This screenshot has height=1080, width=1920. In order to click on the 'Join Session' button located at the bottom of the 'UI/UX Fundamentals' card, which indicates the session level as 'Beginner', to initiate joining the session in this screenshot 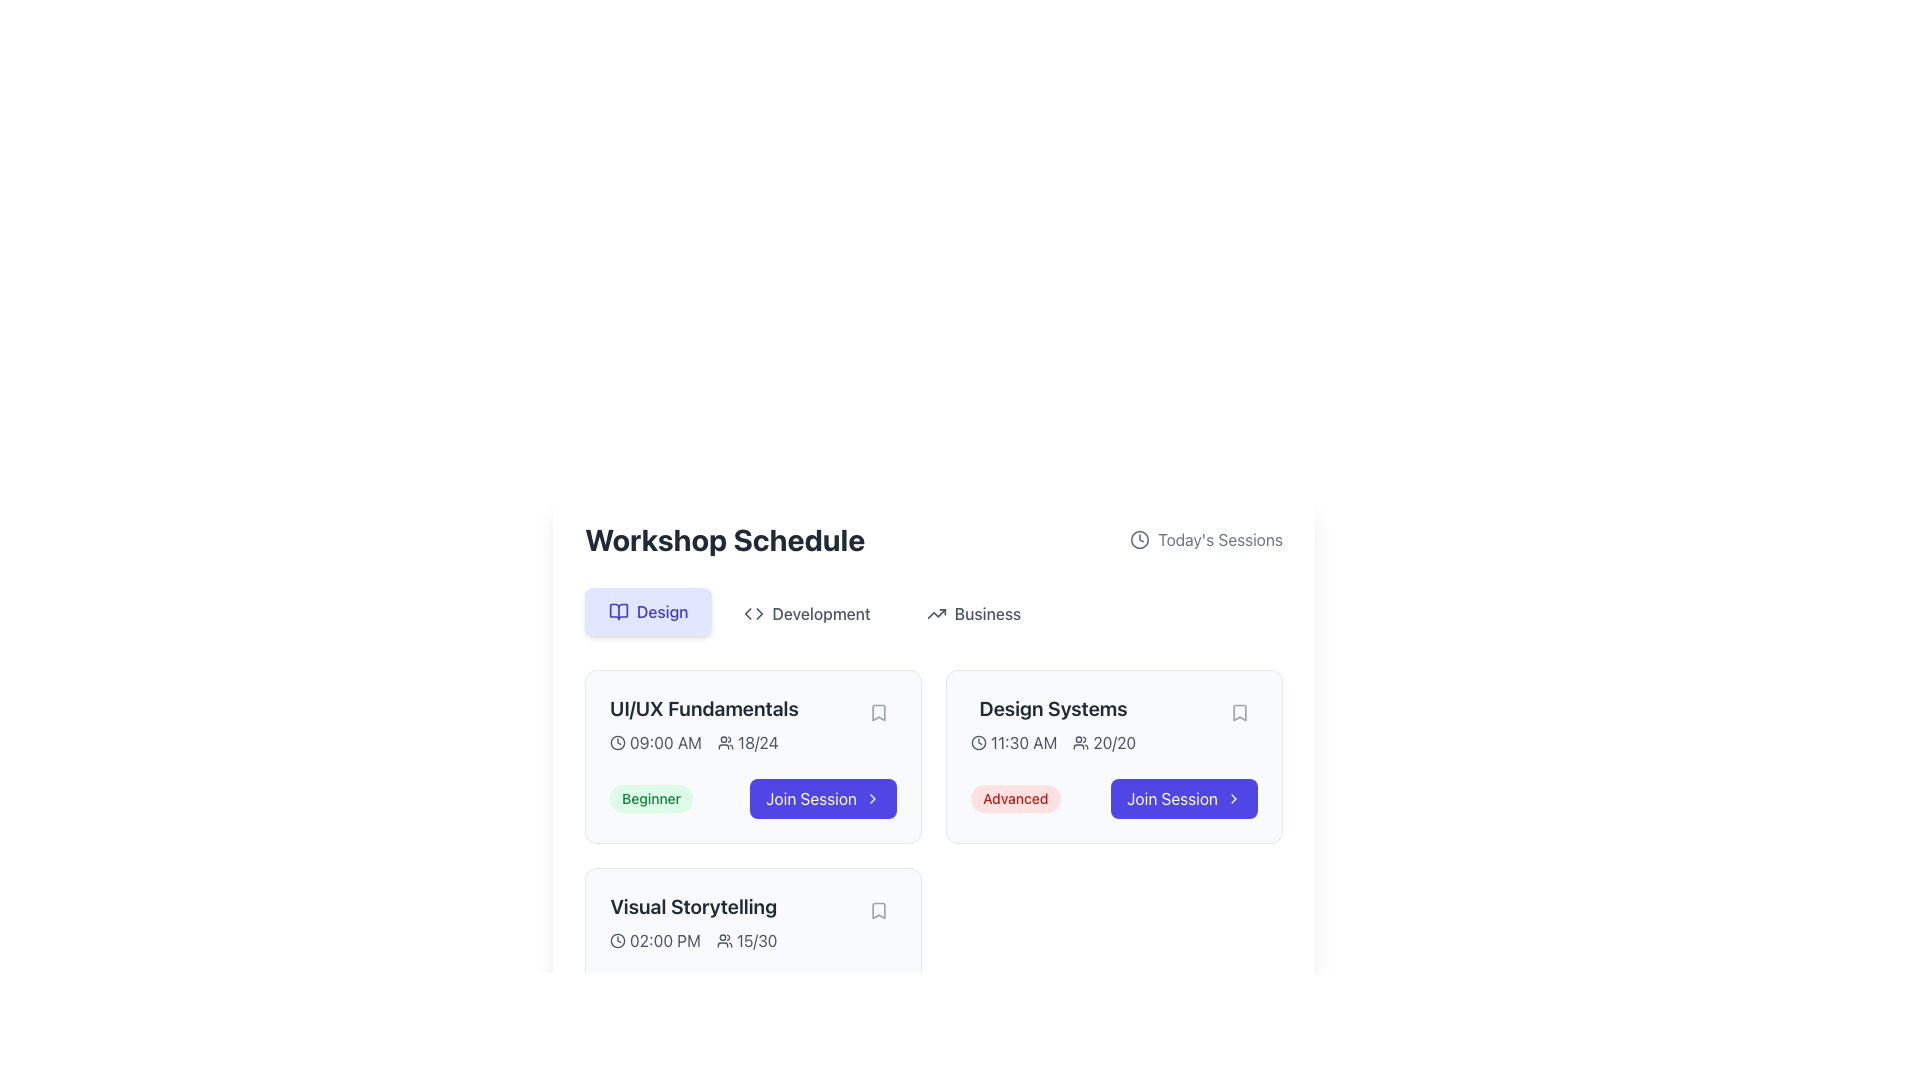, I will do `click(752, 797)`.